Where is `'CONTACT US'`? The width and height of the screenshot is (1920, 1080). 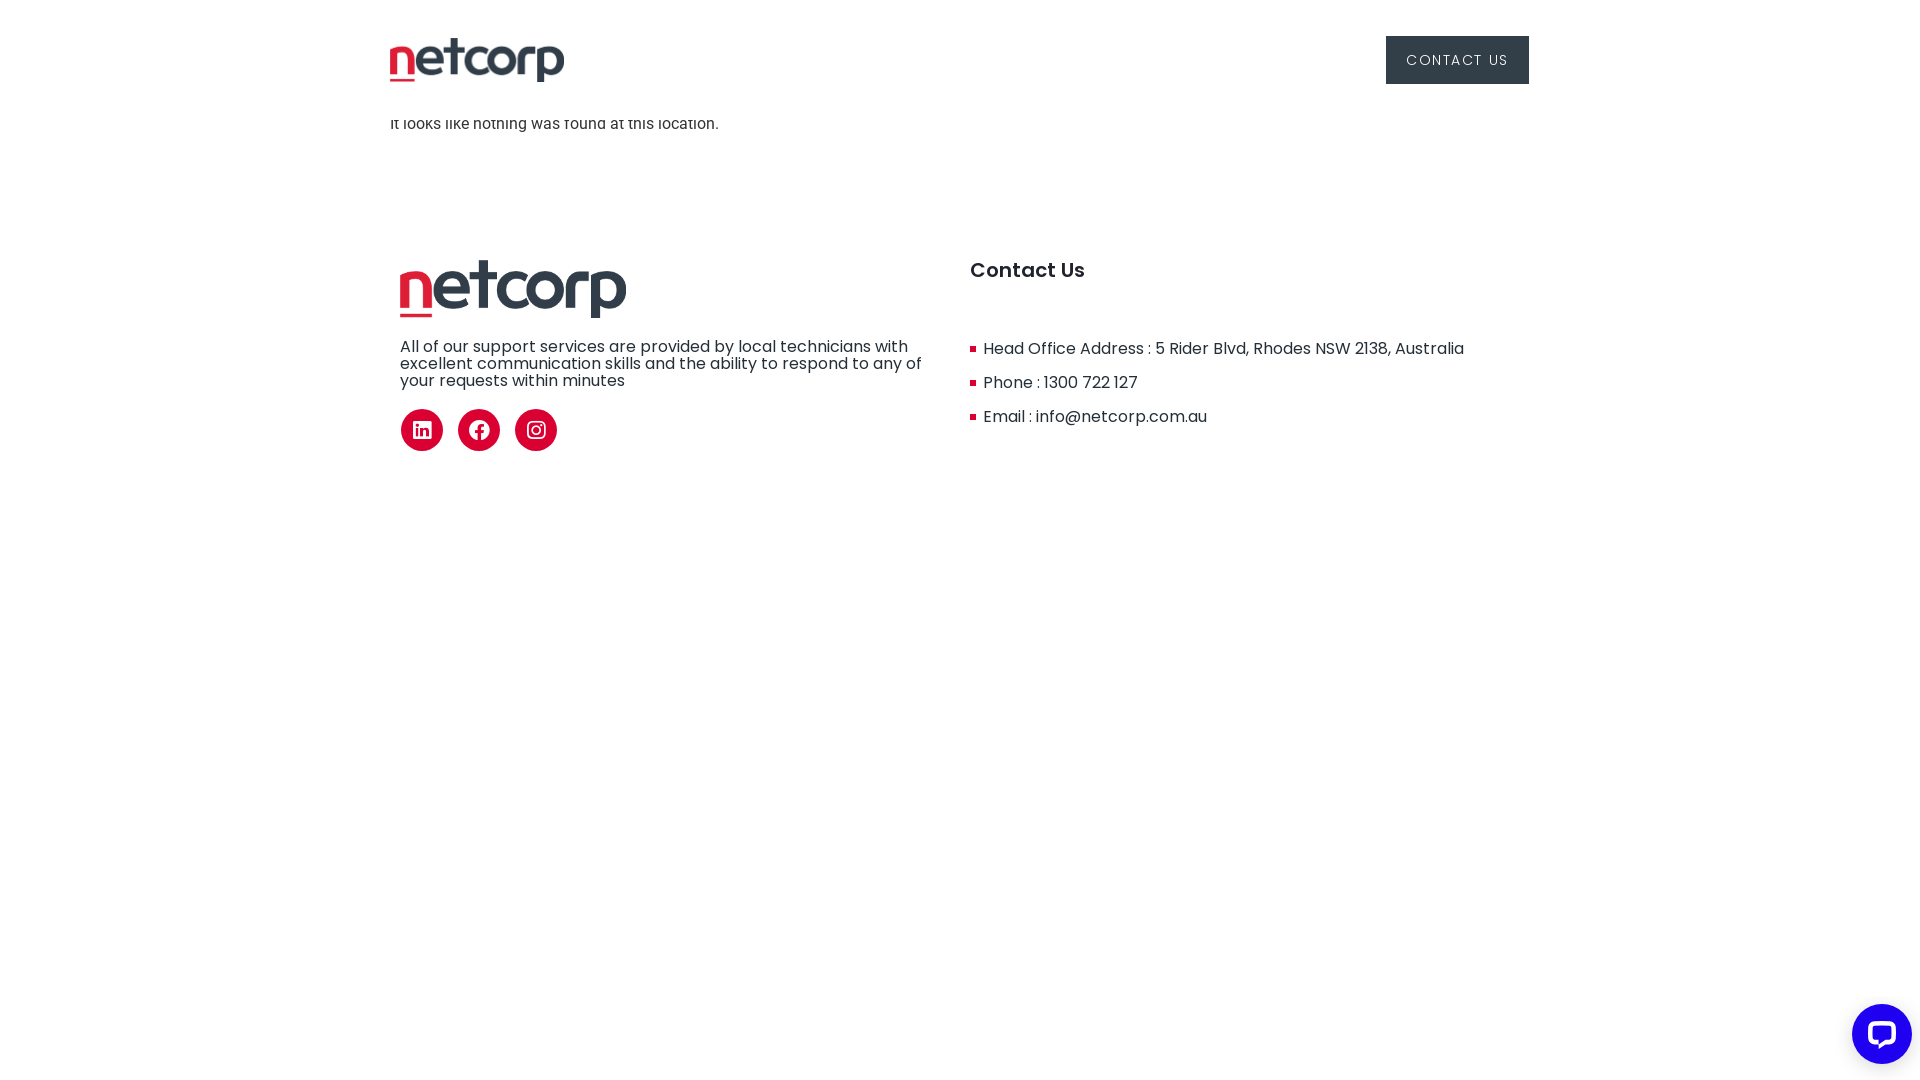 'CONTACT US' is located at coordinates (1457, 59).